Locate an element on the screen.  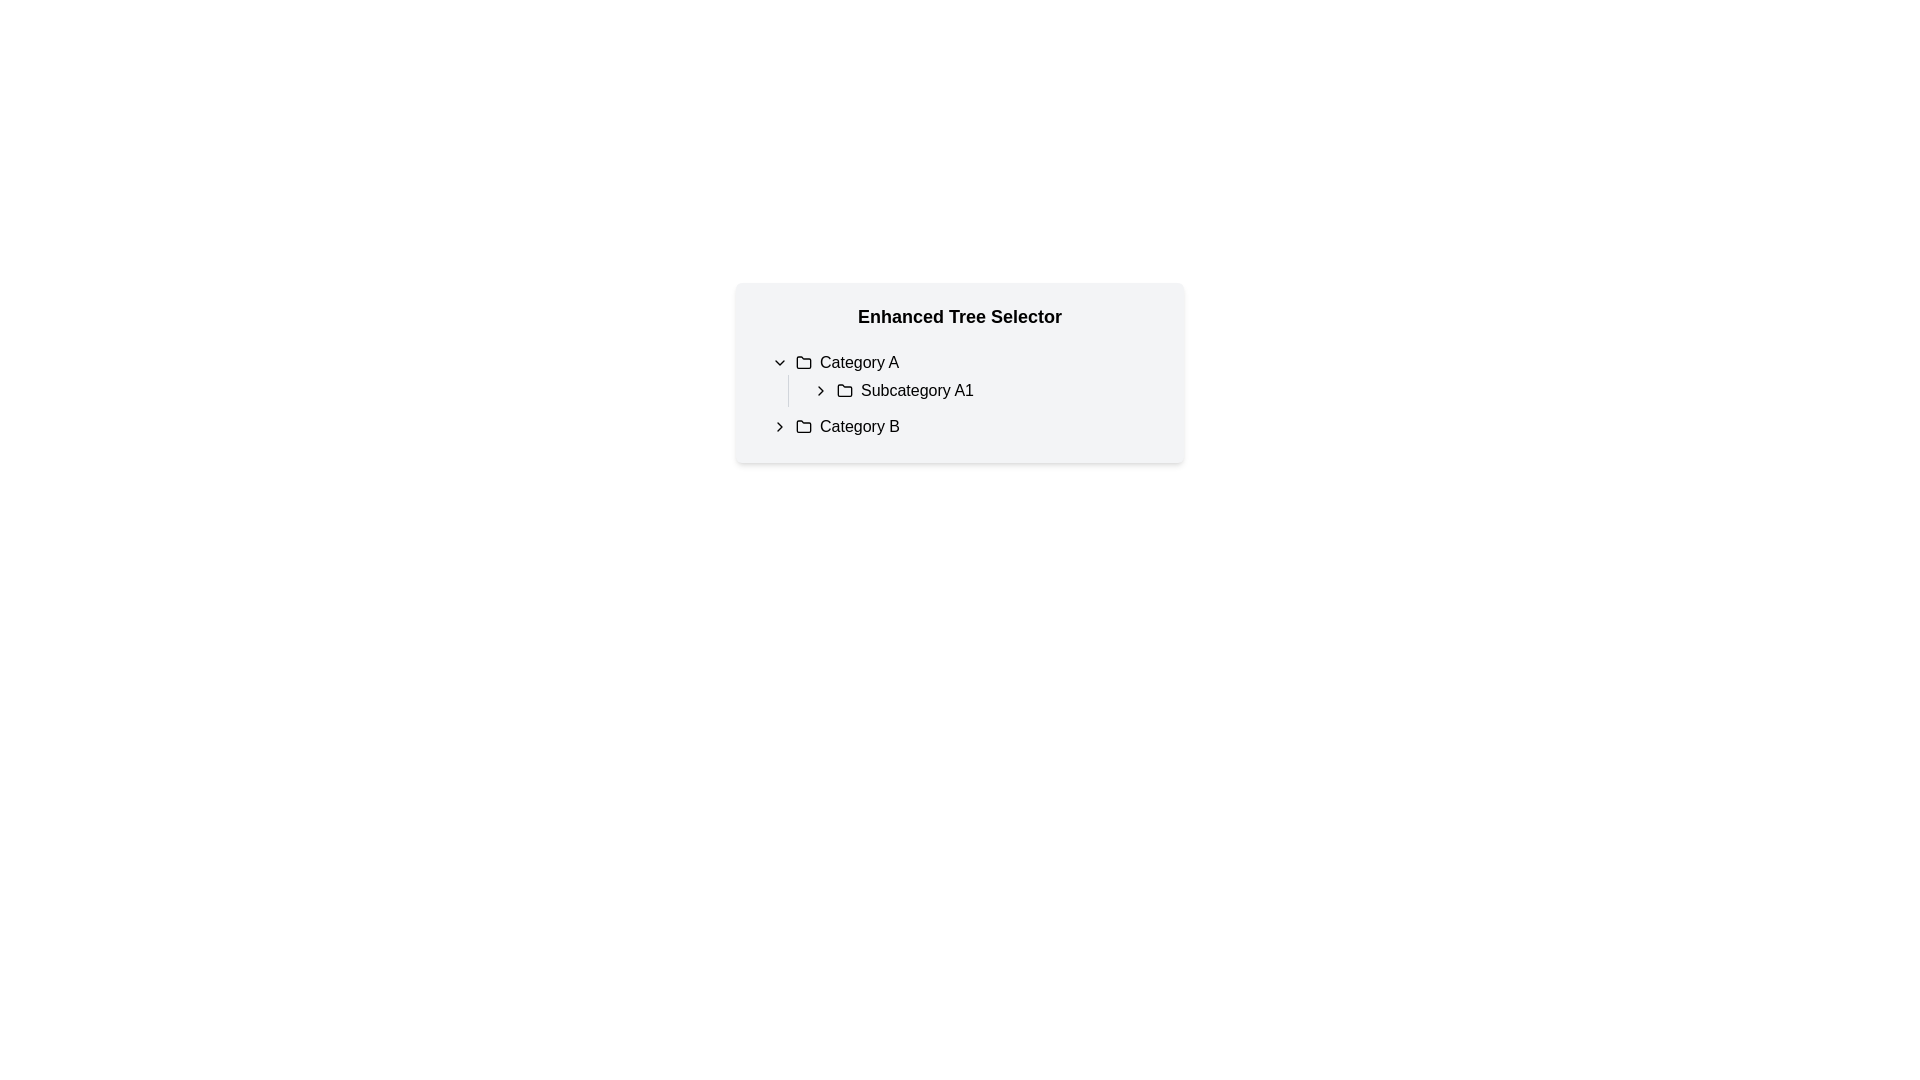
the folder icon located to the left of the text 'Category B' is located at coordinates (804, 426).